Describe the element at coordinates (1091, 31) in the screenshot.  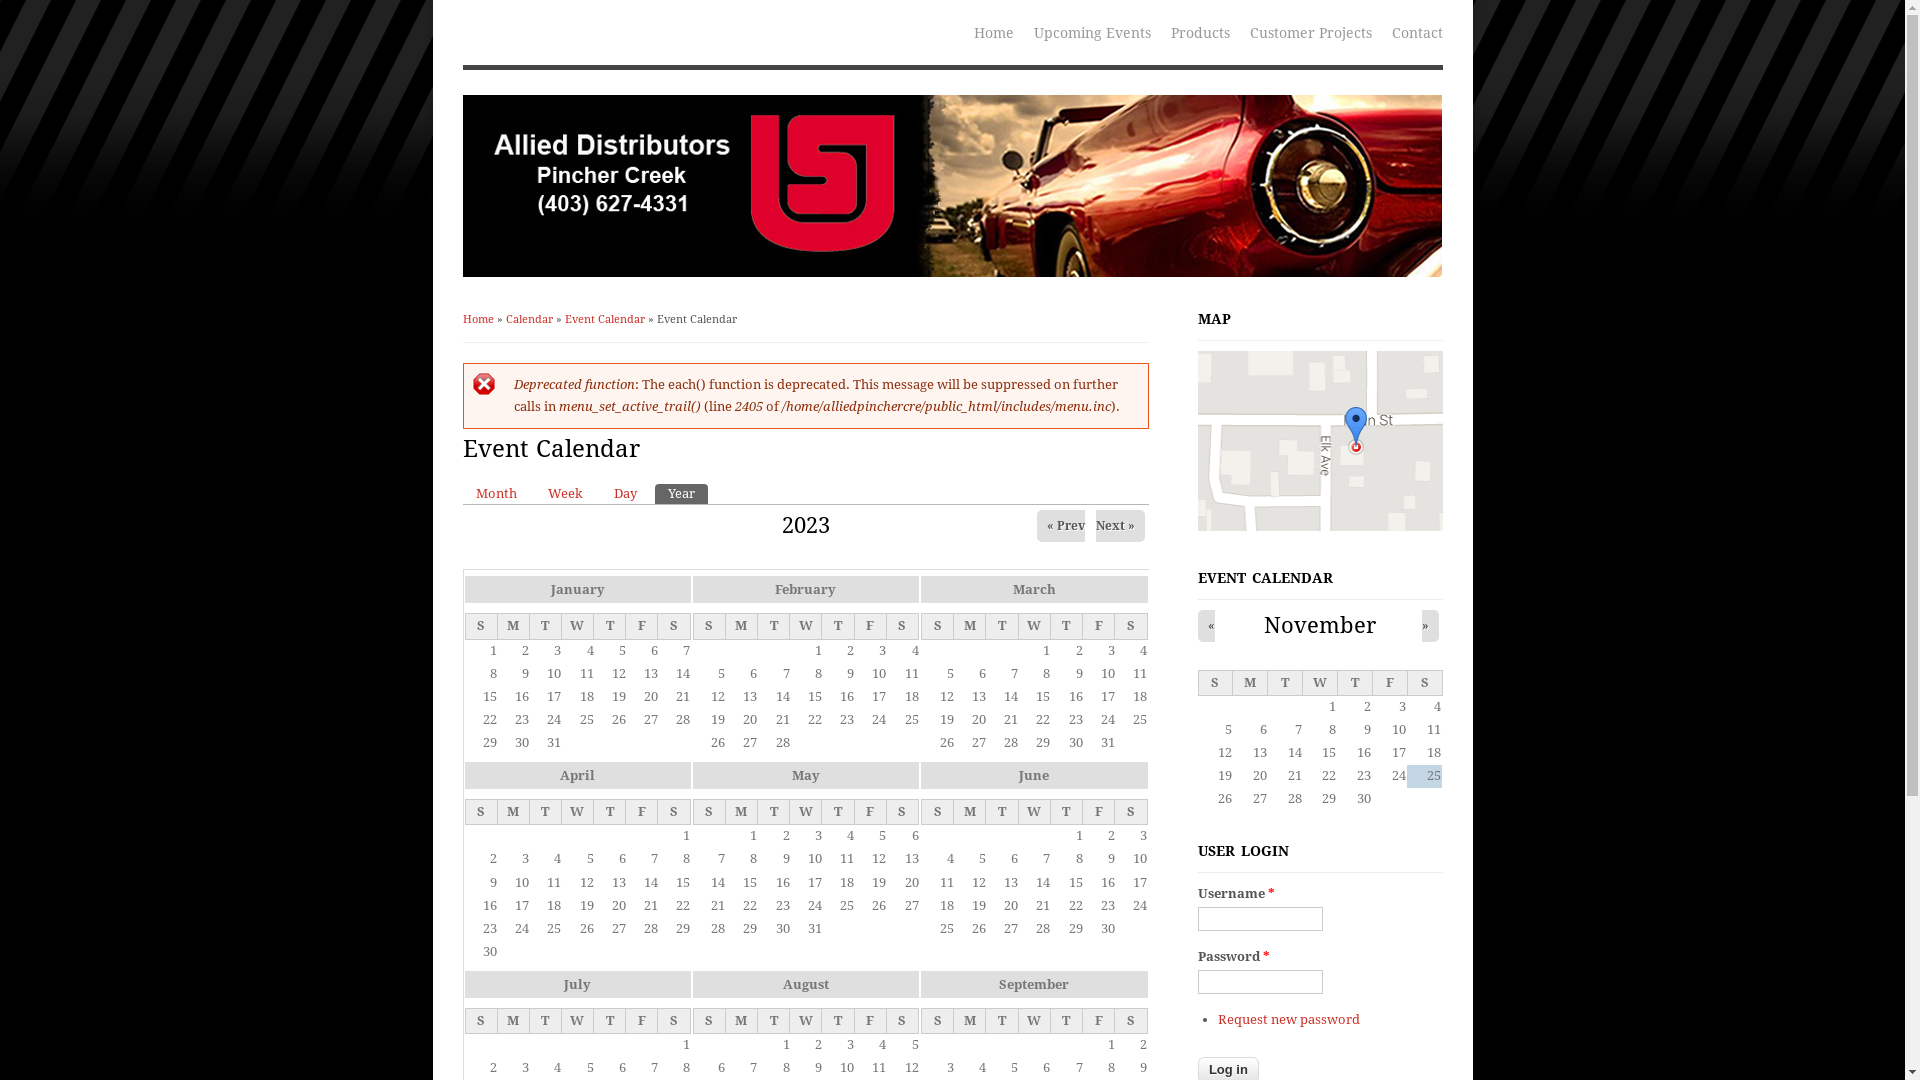
I see `'Upcoming Events'` at that location.